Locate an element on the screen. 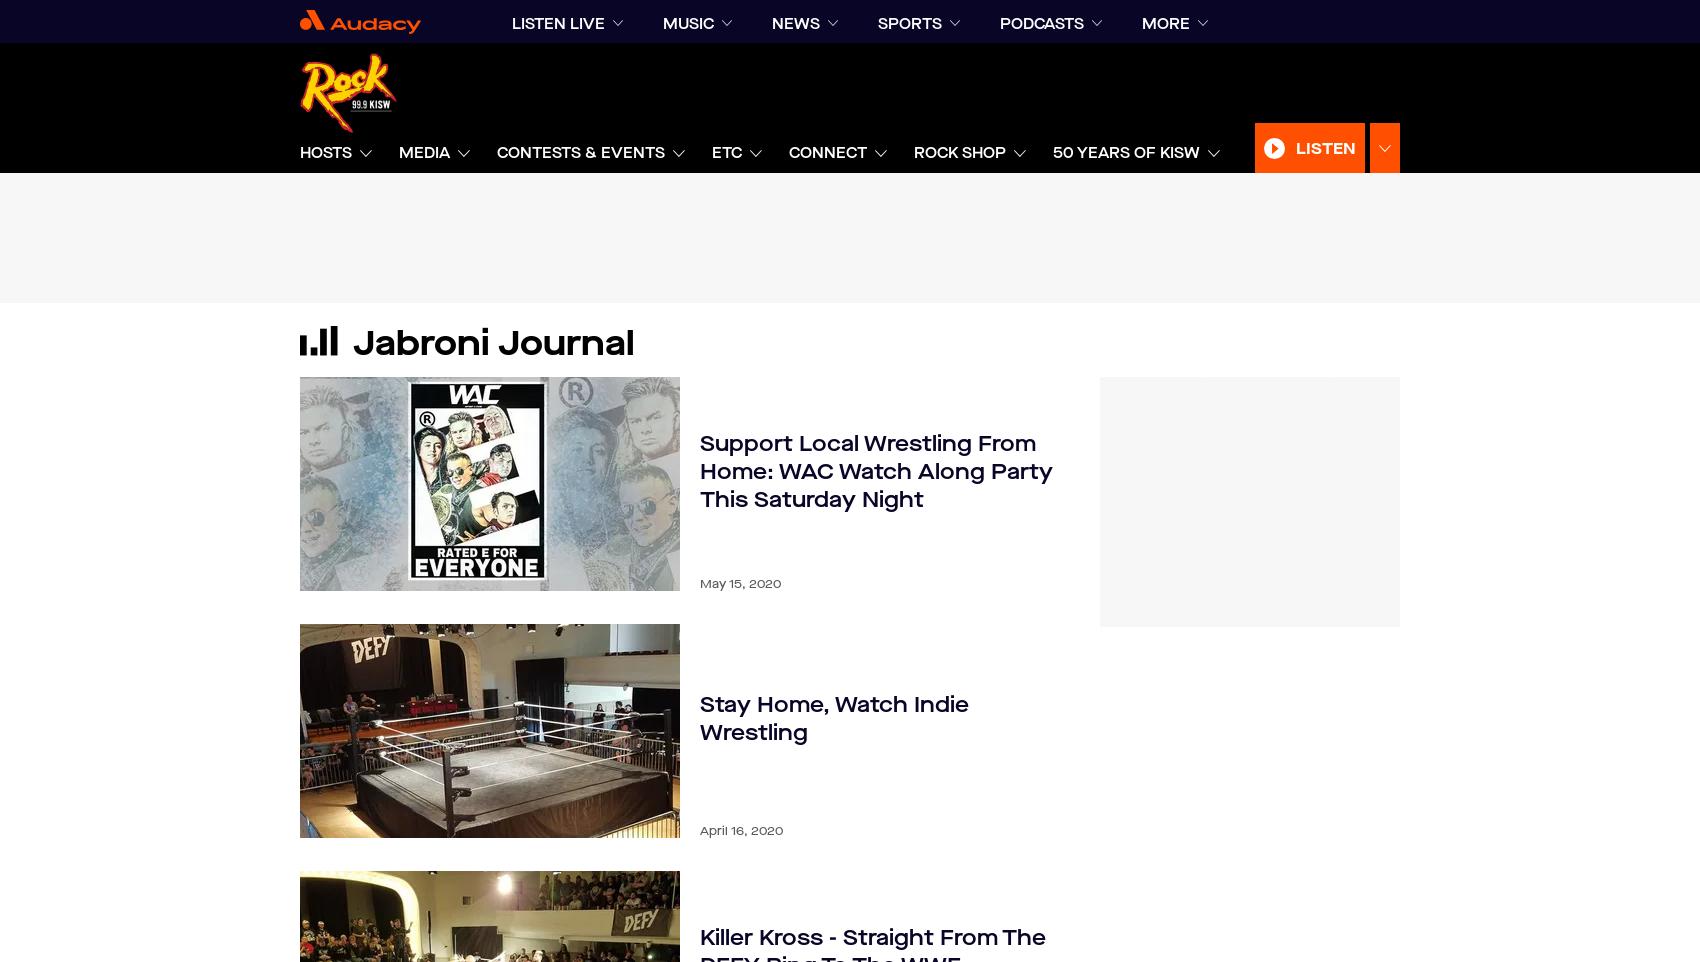  'Support Local Wrestling From Home: WAC Watch Along Party This Saturday Night' is located at coordinates (876, 471).